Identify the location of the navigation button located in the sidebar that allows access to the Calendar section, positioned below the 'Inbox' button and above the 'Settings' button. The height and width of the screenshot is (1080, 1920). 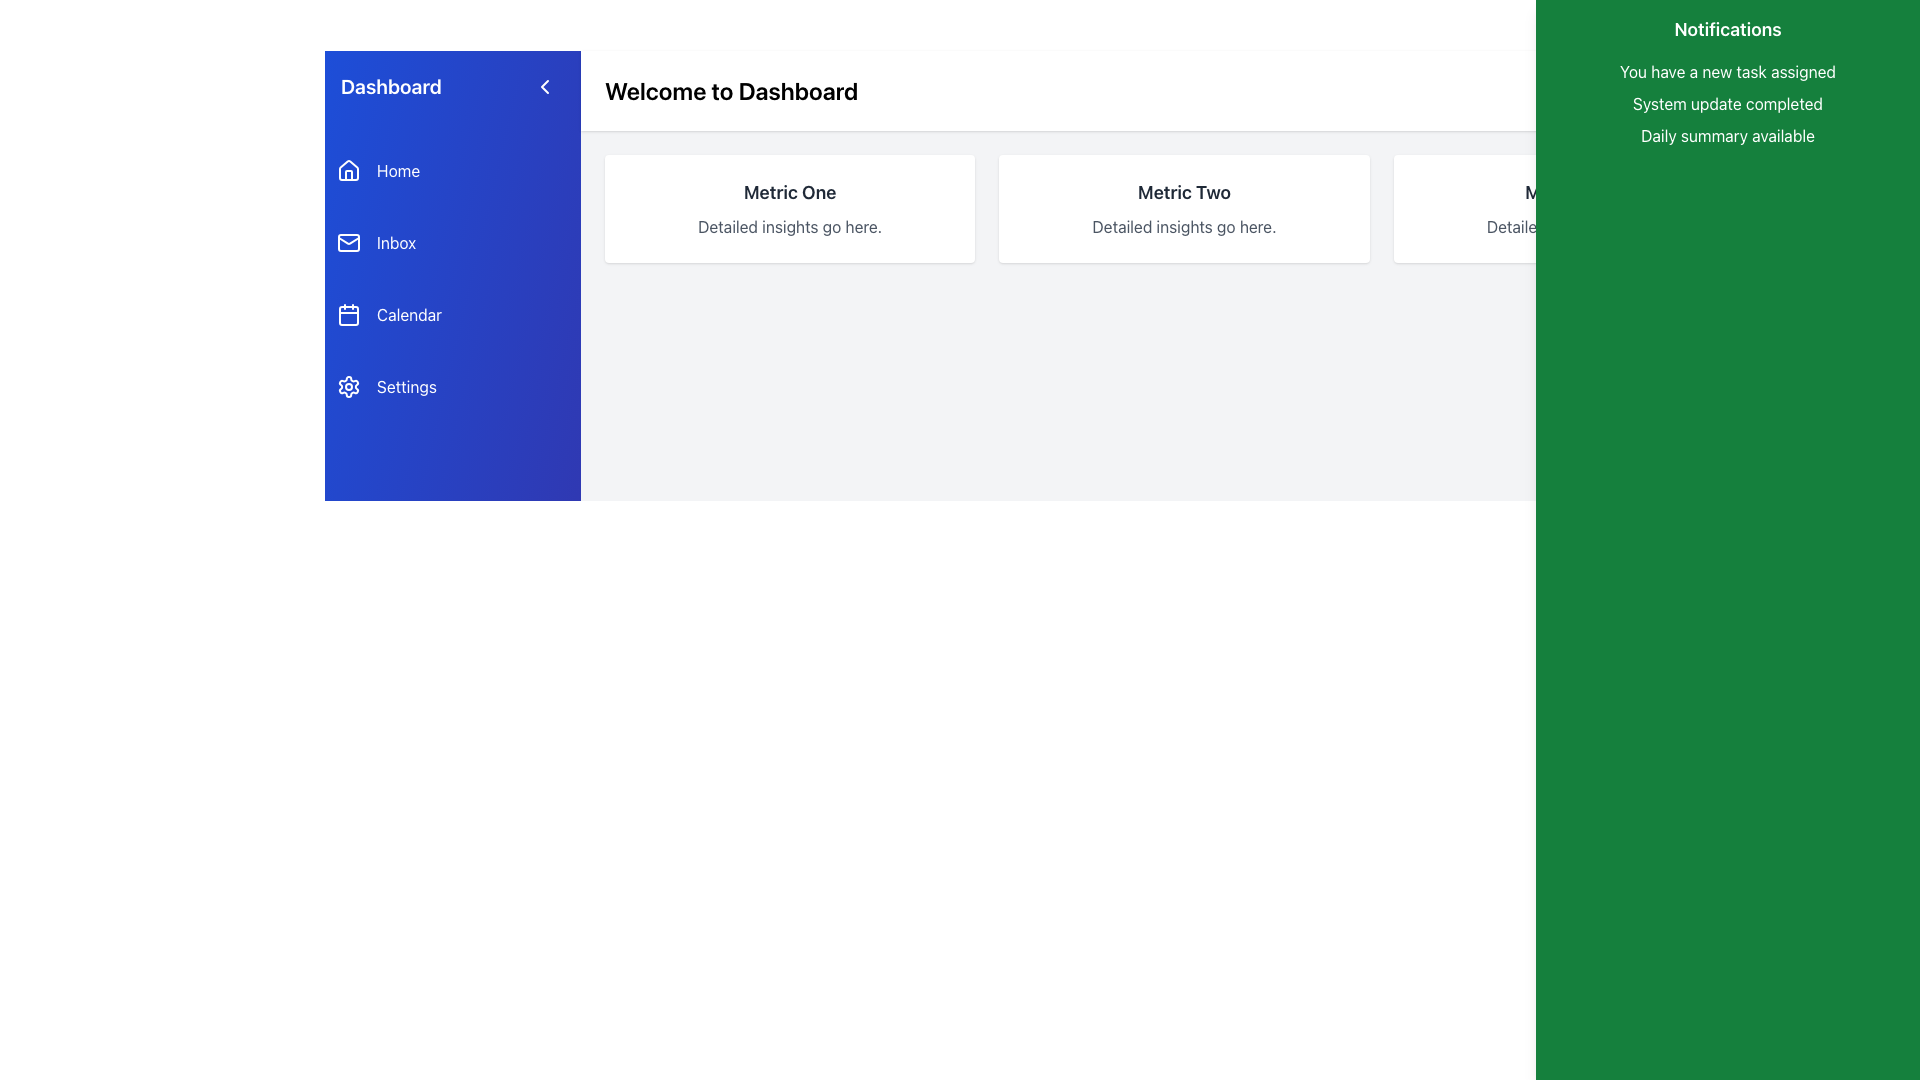
(451, 315).